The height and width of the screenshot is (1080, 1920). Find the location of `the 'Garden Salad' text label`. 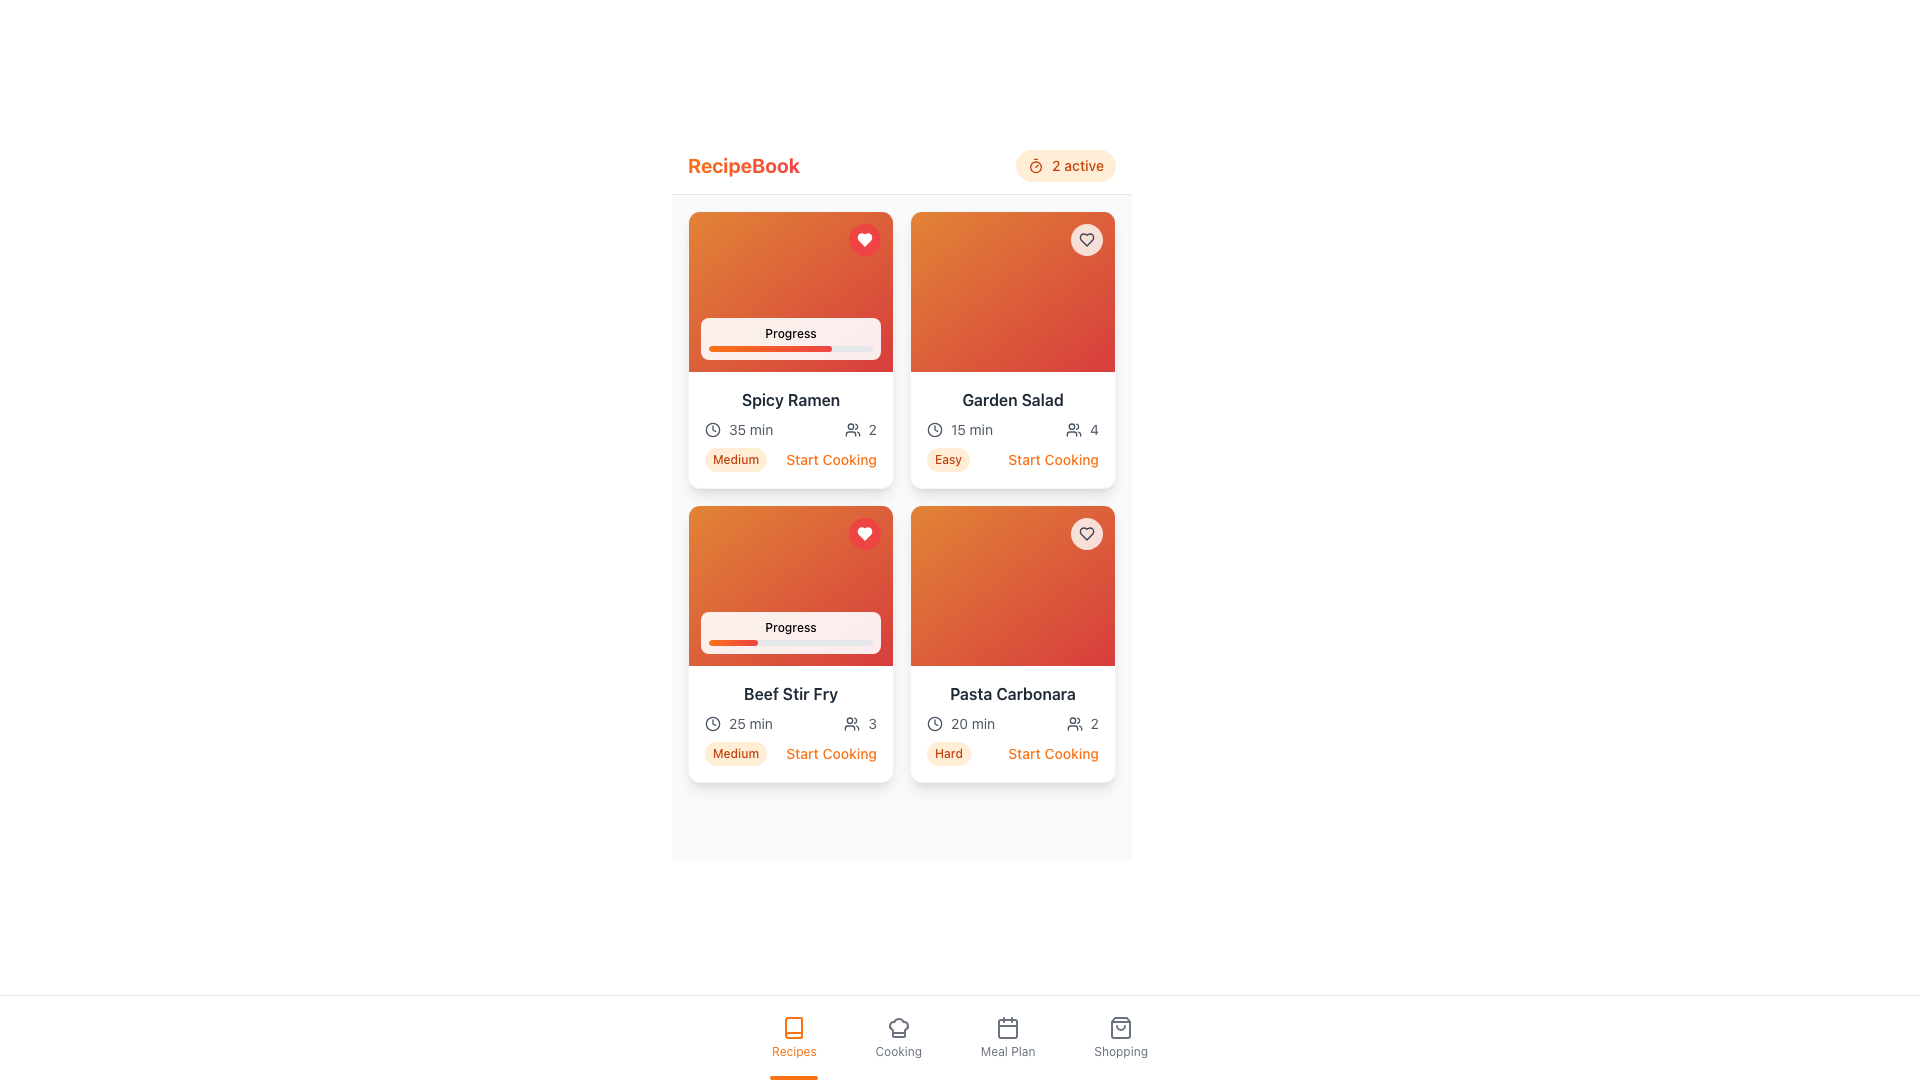

the 'Garden Salad' text label is located at coordinates (1012, 400).